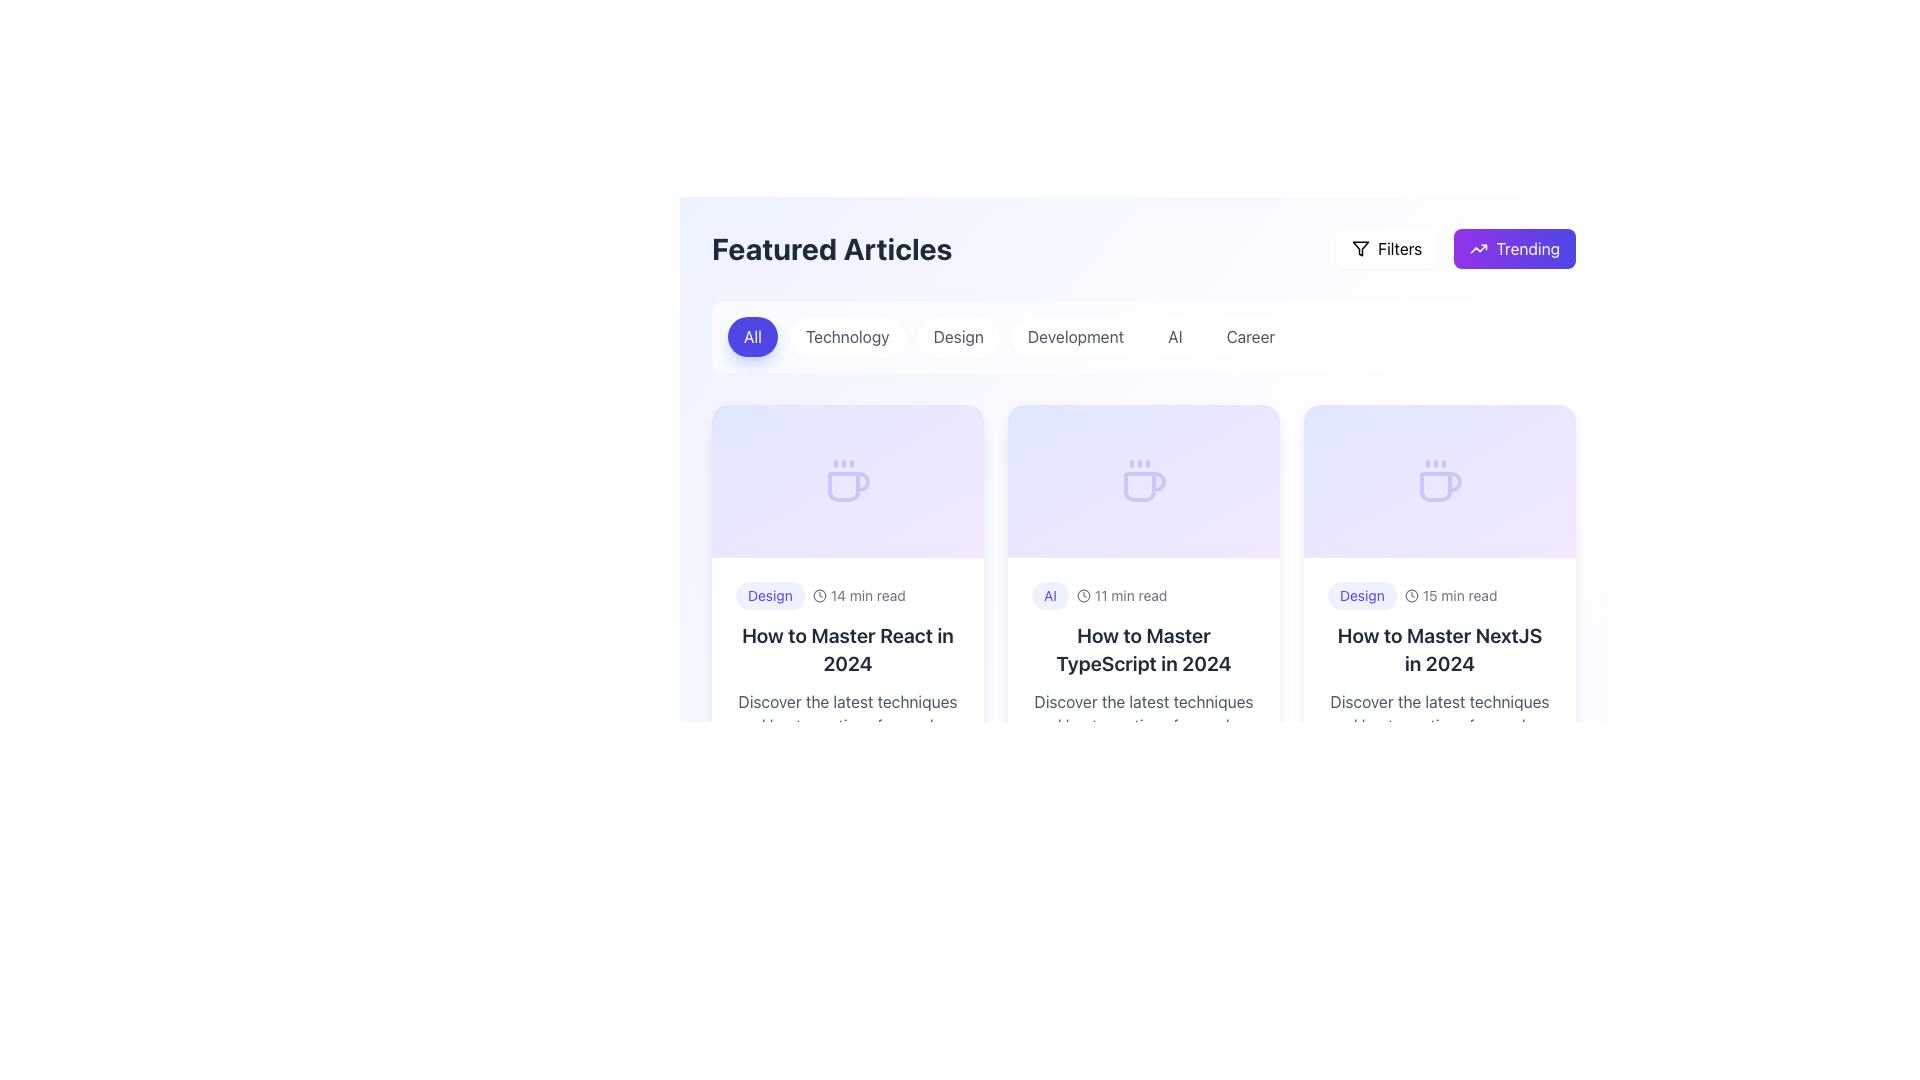  Describe the element at coordinates (1082, 595) in the screenshot. I see `the clock icon located in the label at the top of the content card titled 'How to Master TypeScript in 2024', which is adjacent to the text '11 min read'` at that location.